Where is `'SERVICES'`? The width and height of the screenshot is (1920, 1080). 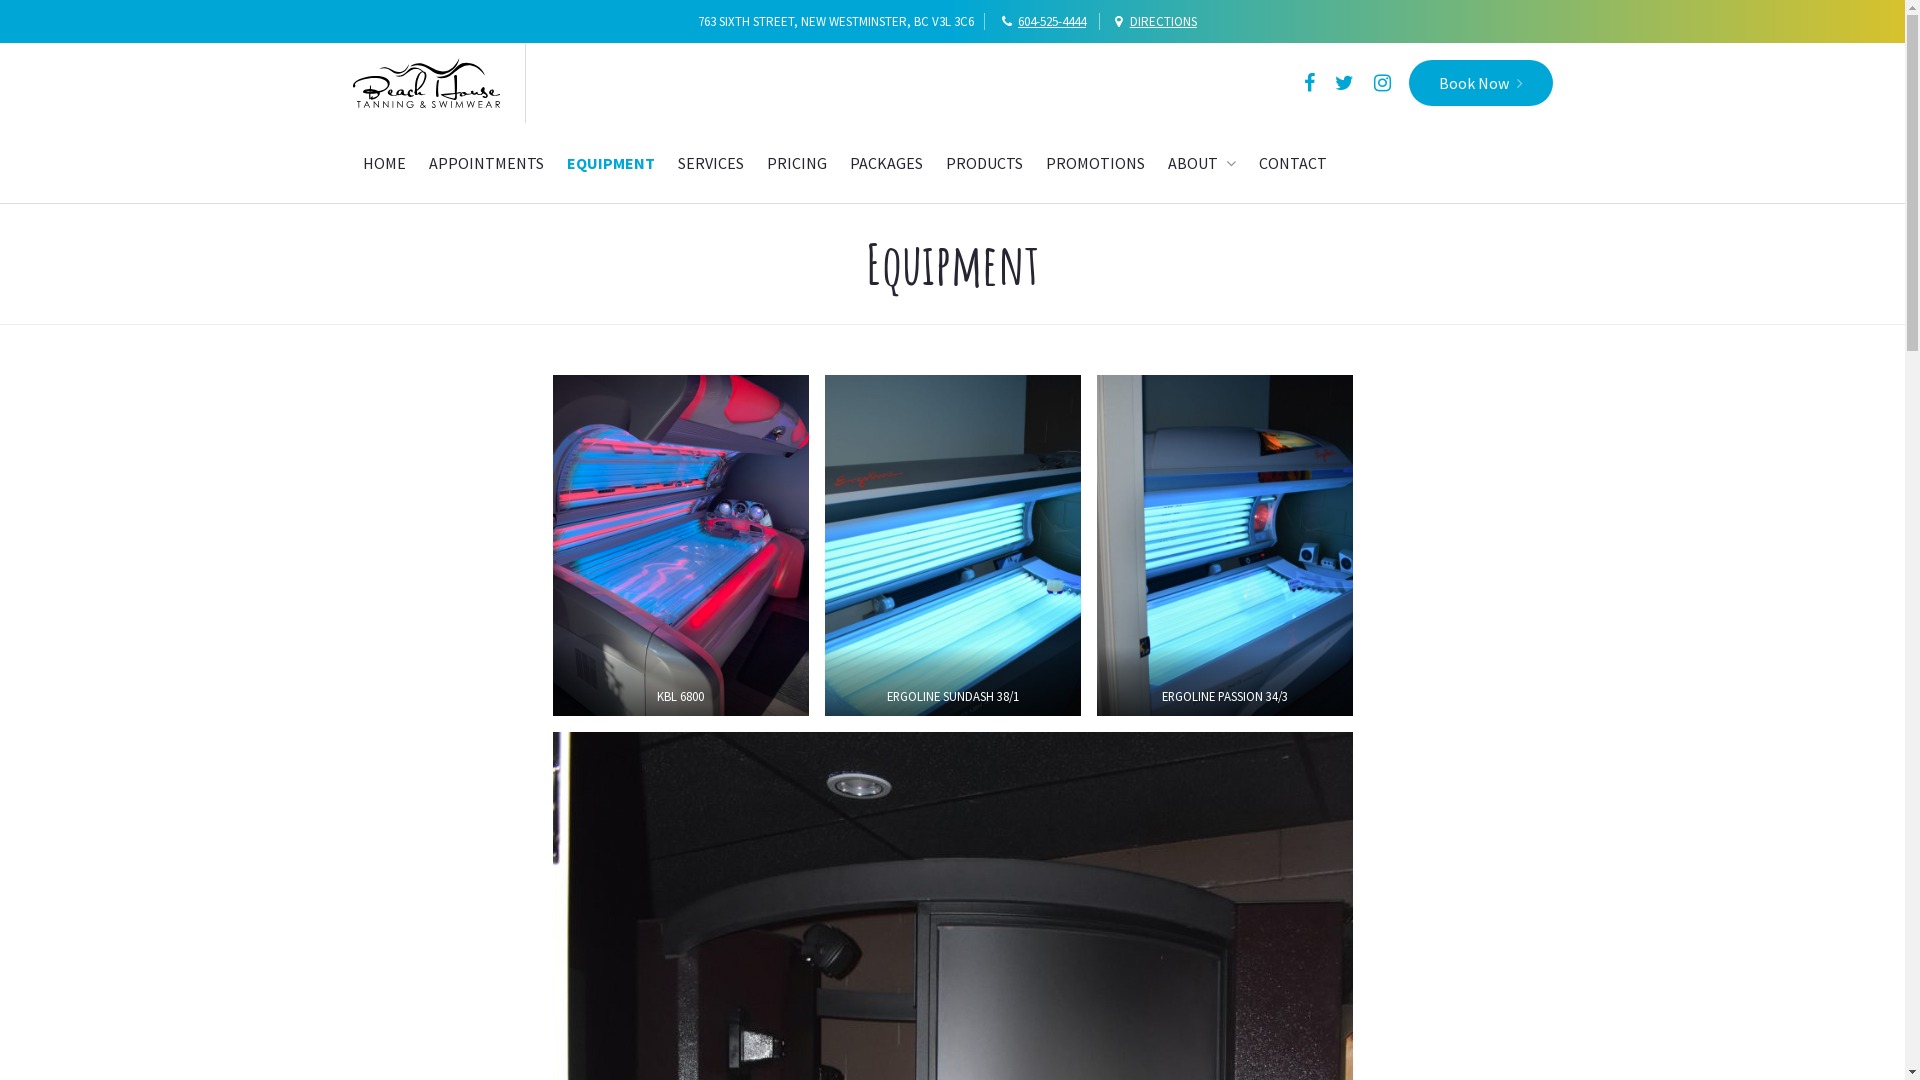 'SERVICES' is located at coordinates (710, 161).